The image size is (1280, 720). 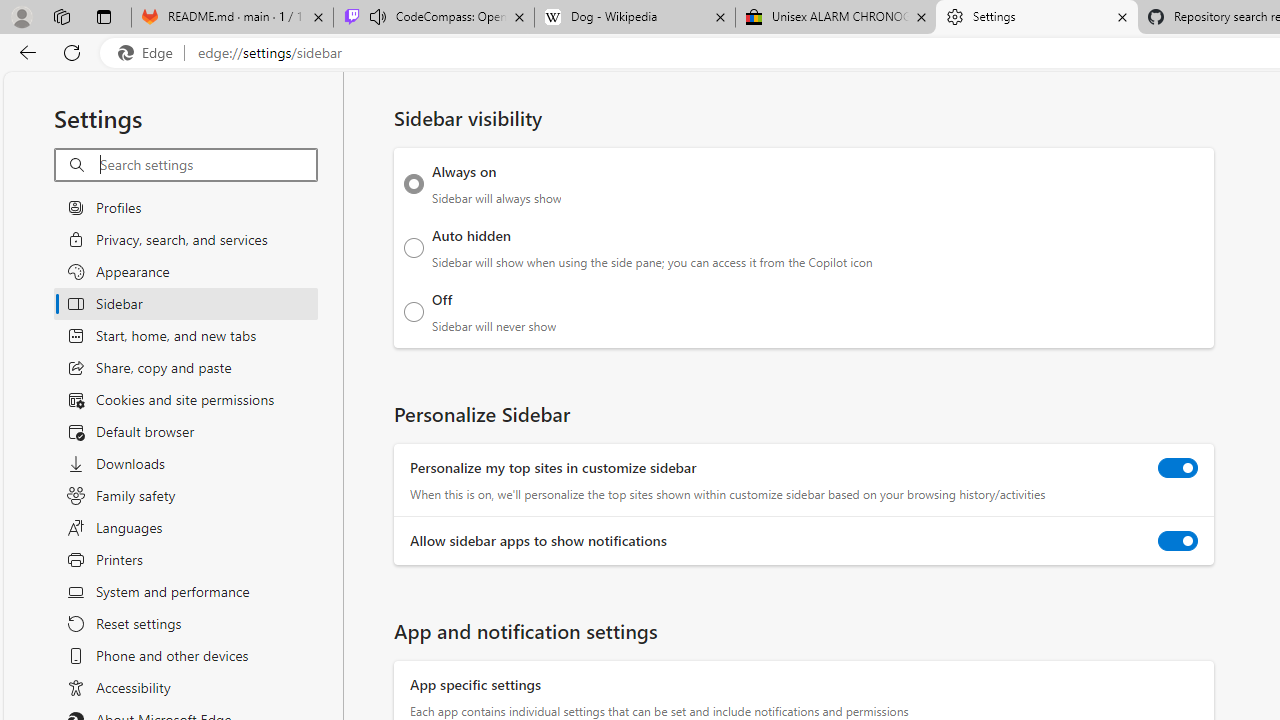 What do you see at coordinates (149, 52) in the screenshot?
I see `'Edge'` at bounding box center [149, 52].